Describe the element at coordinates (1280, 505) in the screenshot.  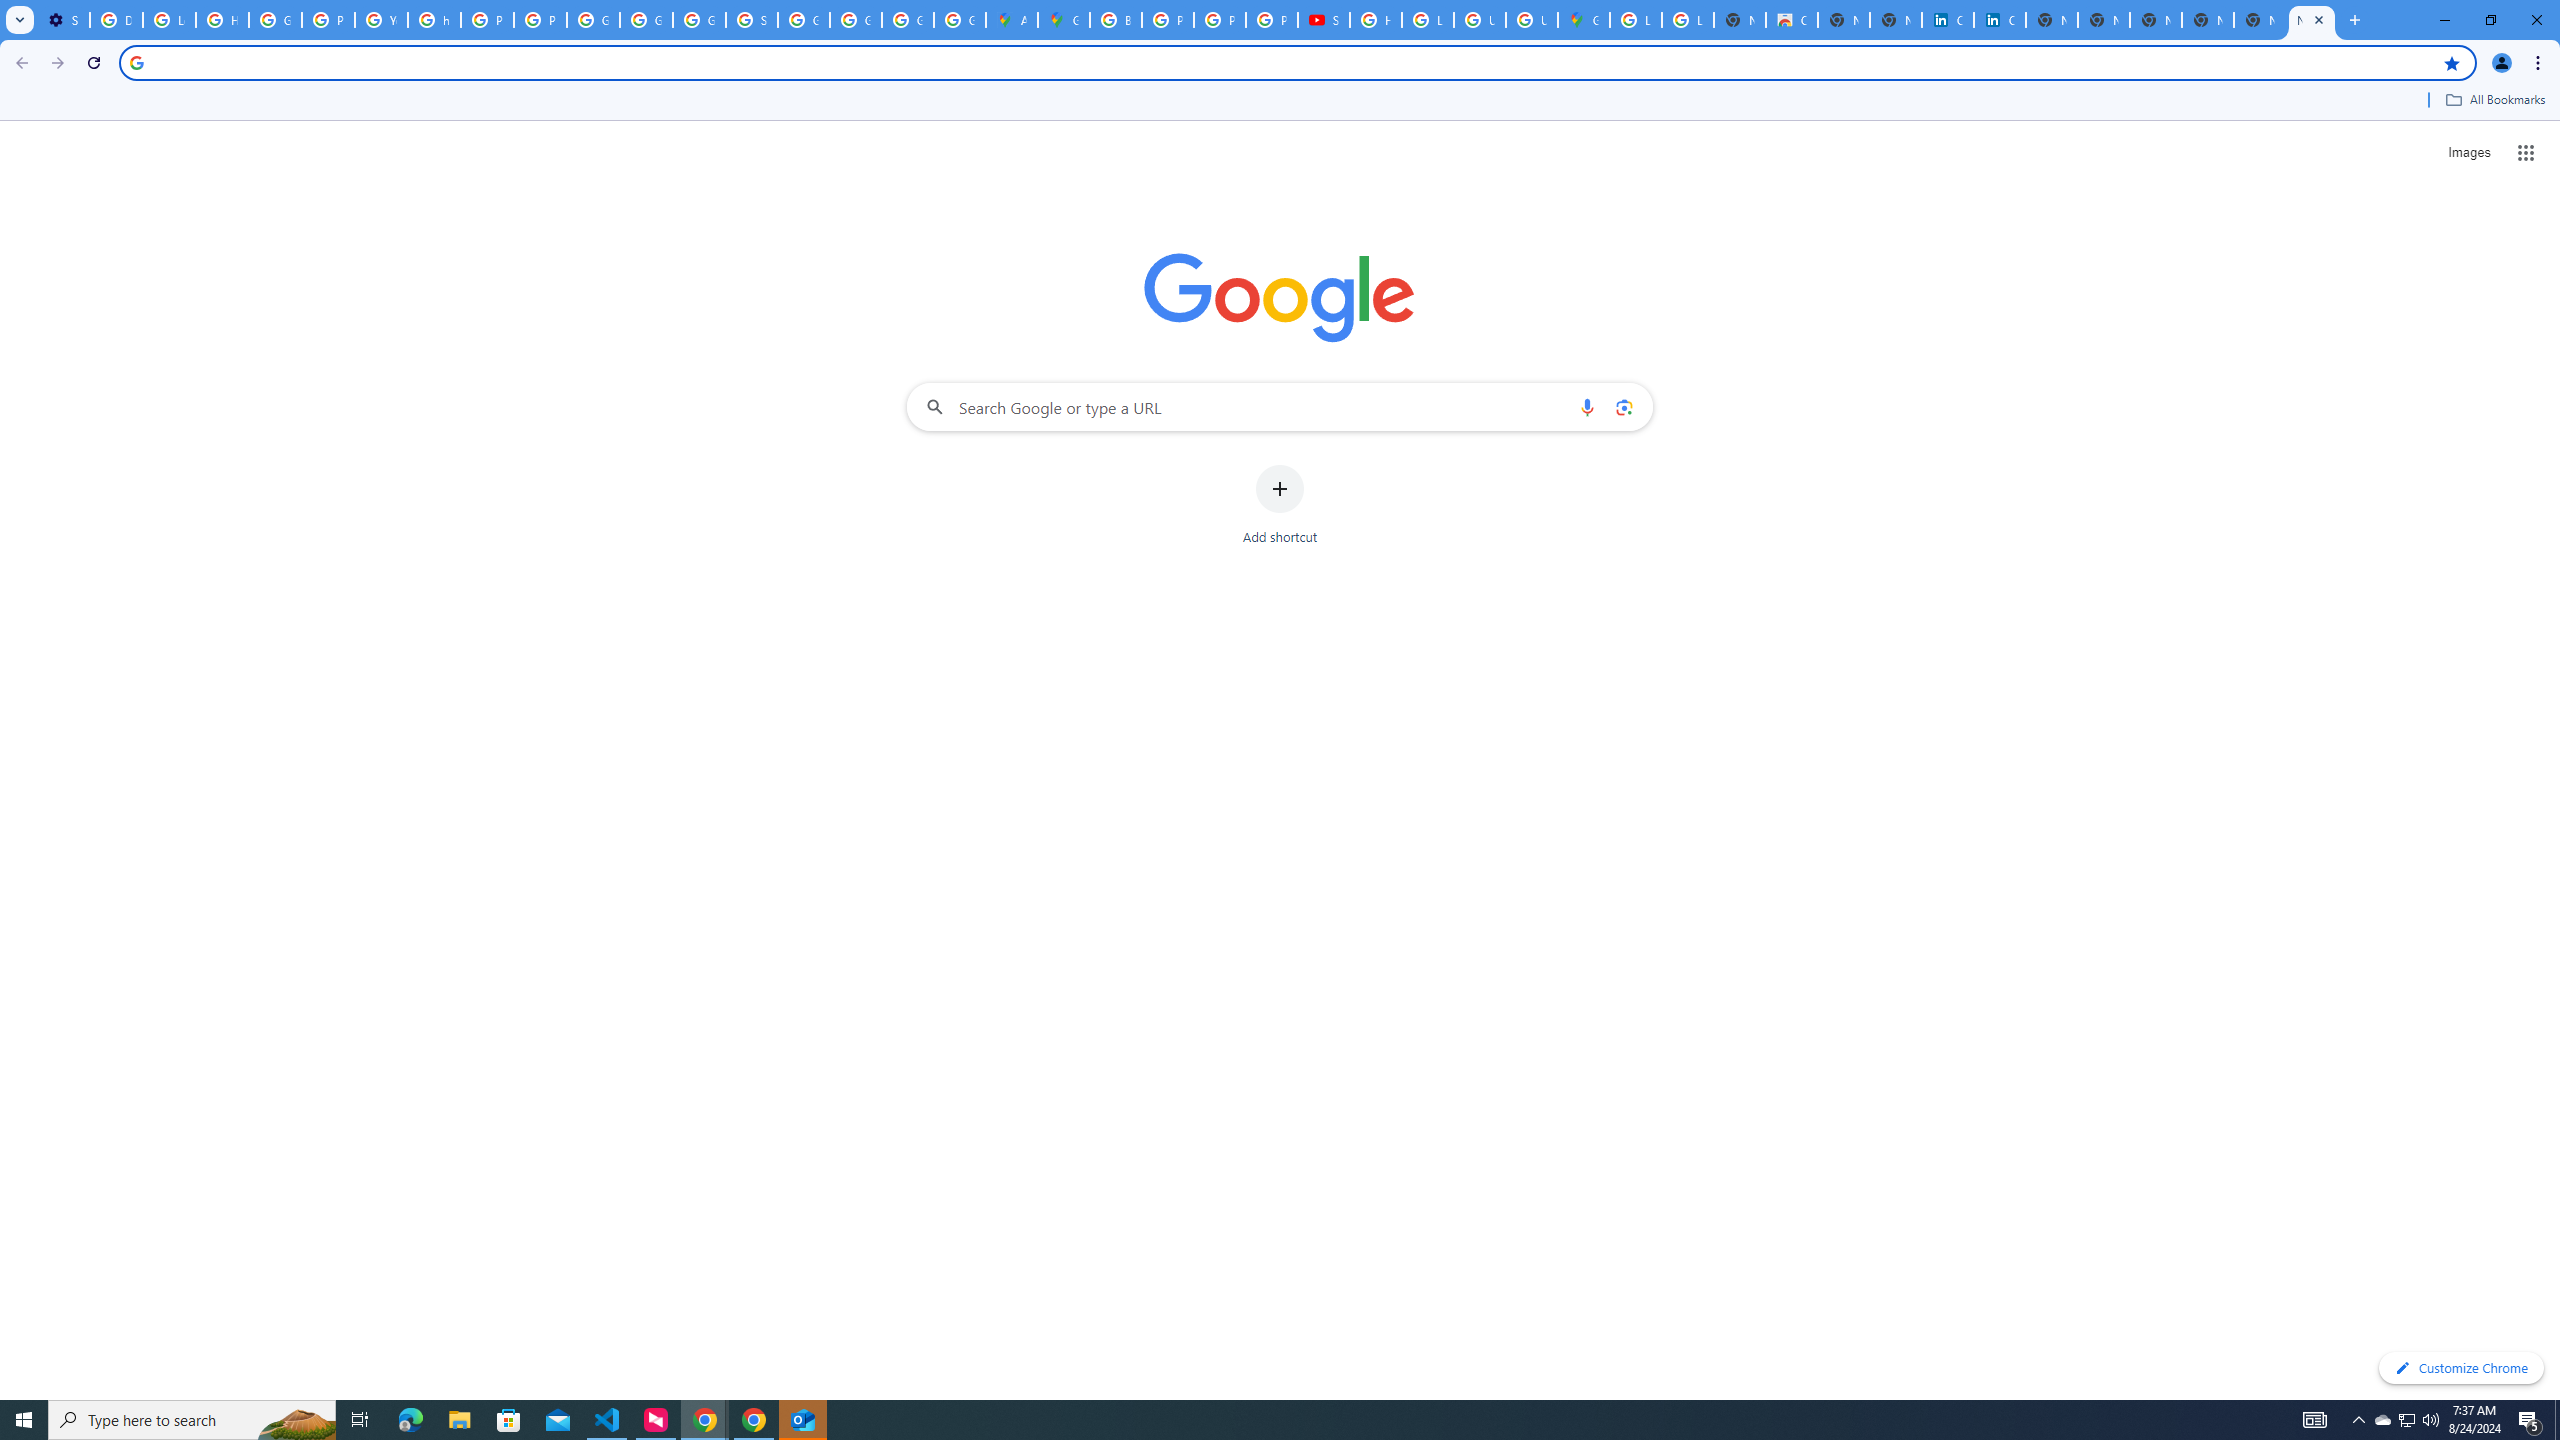
I see `'Add shortcut'` at that location.